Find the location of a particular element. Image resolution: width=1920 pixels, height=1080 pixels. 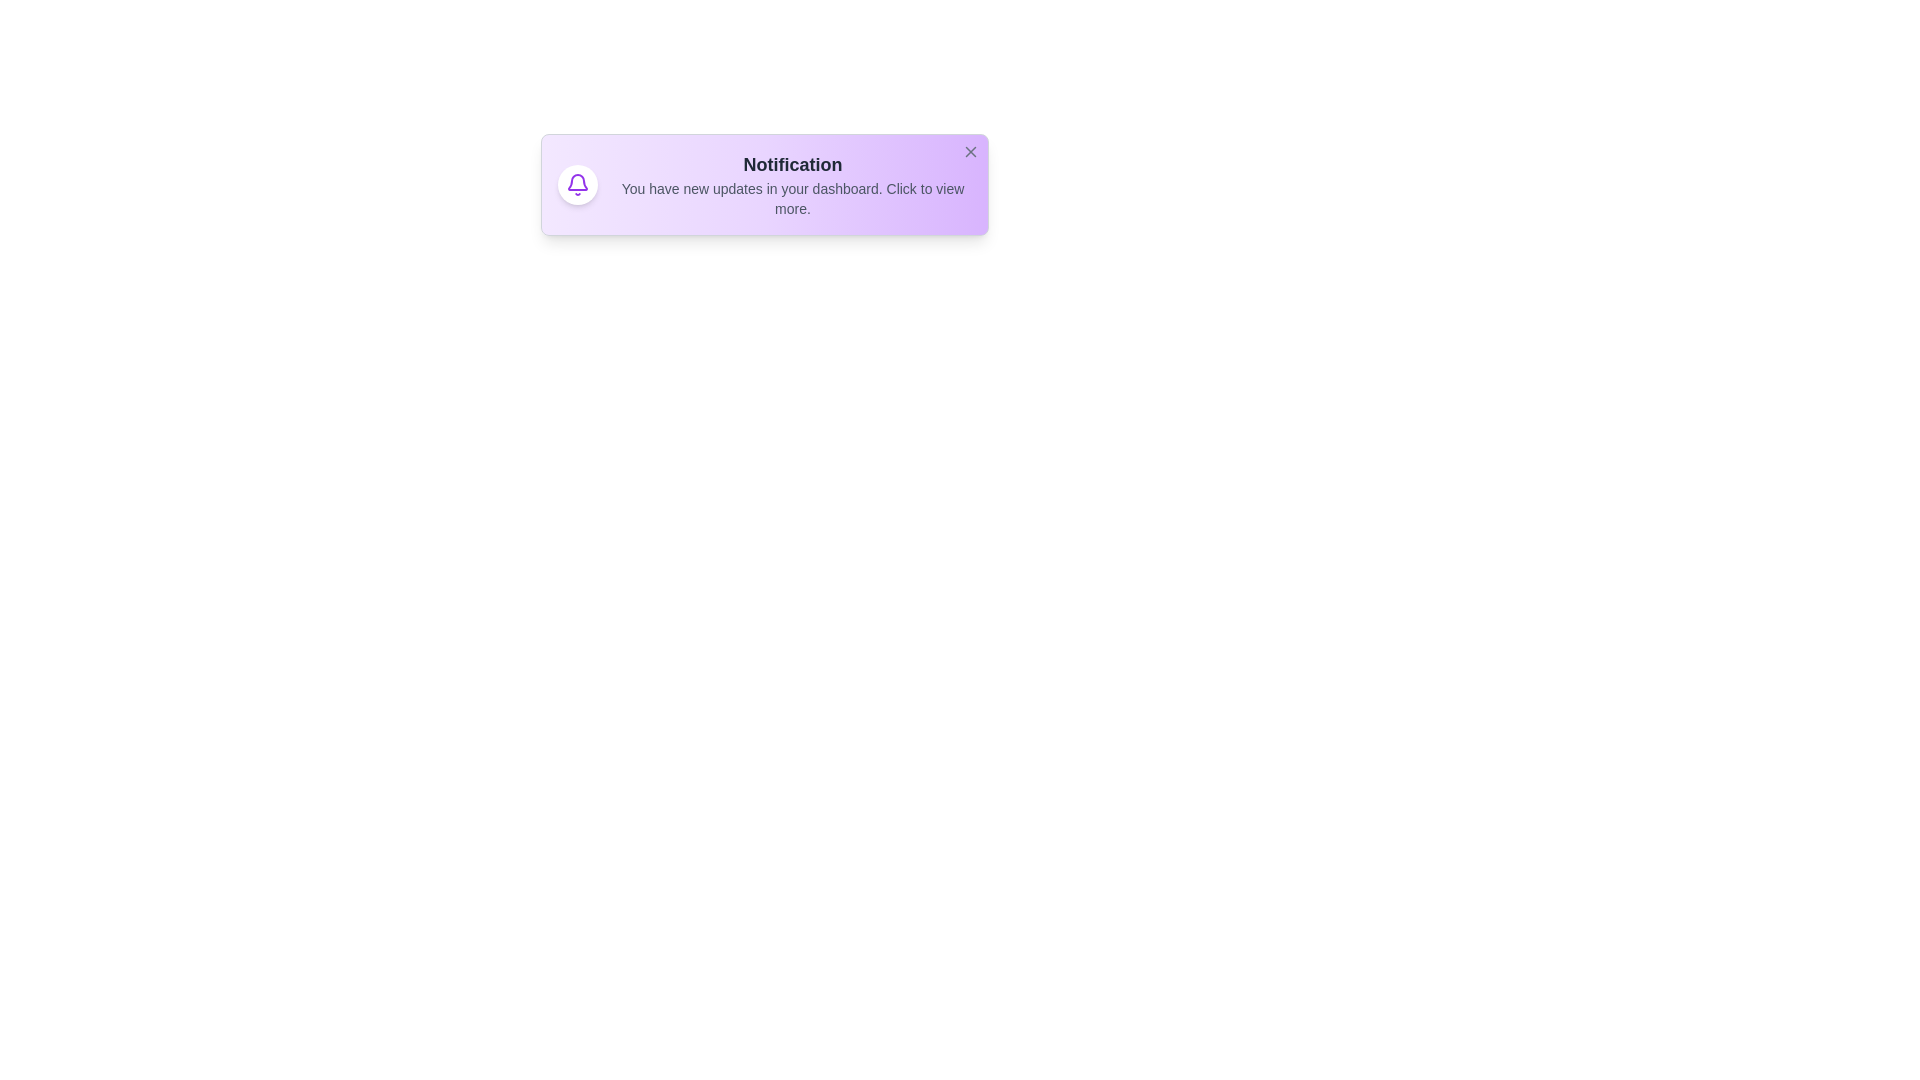

the cross-shaped close icon located at the top right corner of the notification card is located at coordinates (970, 150).